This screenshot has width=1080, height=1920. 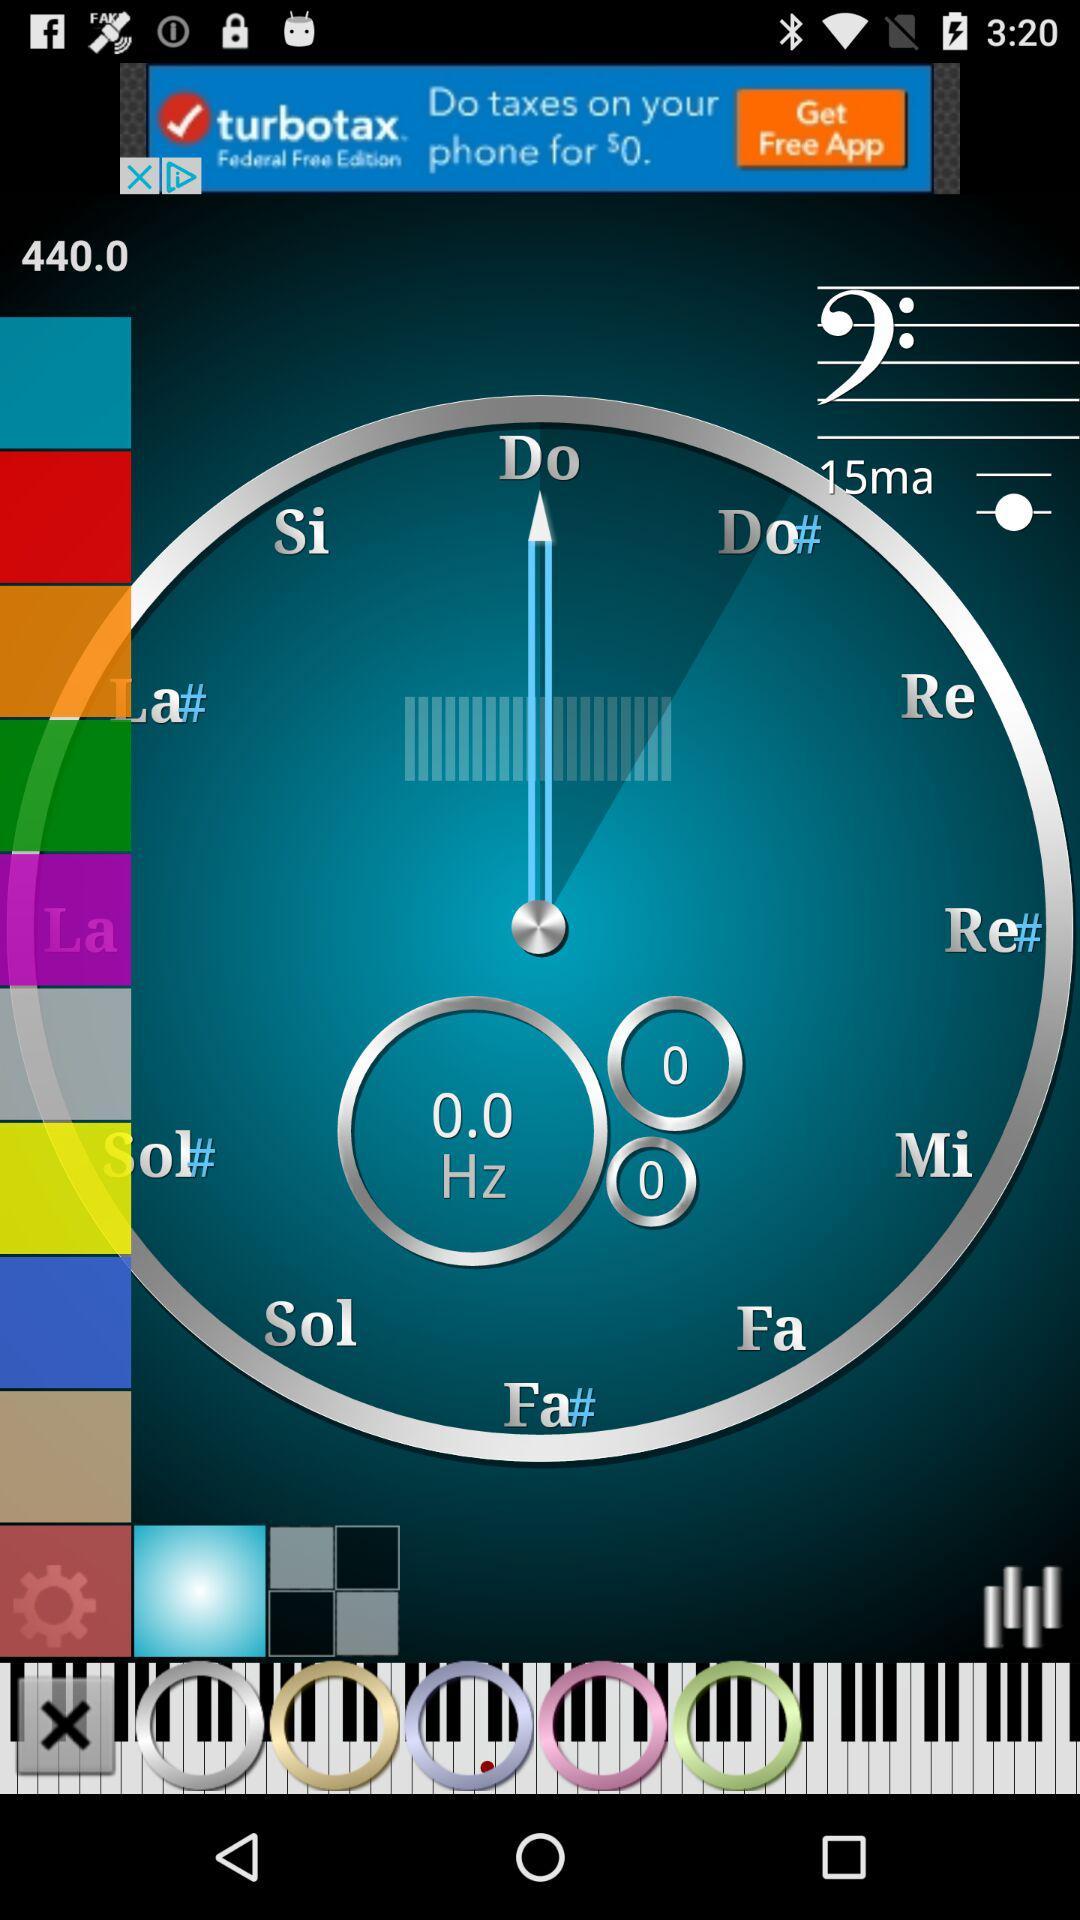 What do you see at coordinates (54, 1607) in the screenshot?
I see `more setting` at bounding box center [54, 1607].